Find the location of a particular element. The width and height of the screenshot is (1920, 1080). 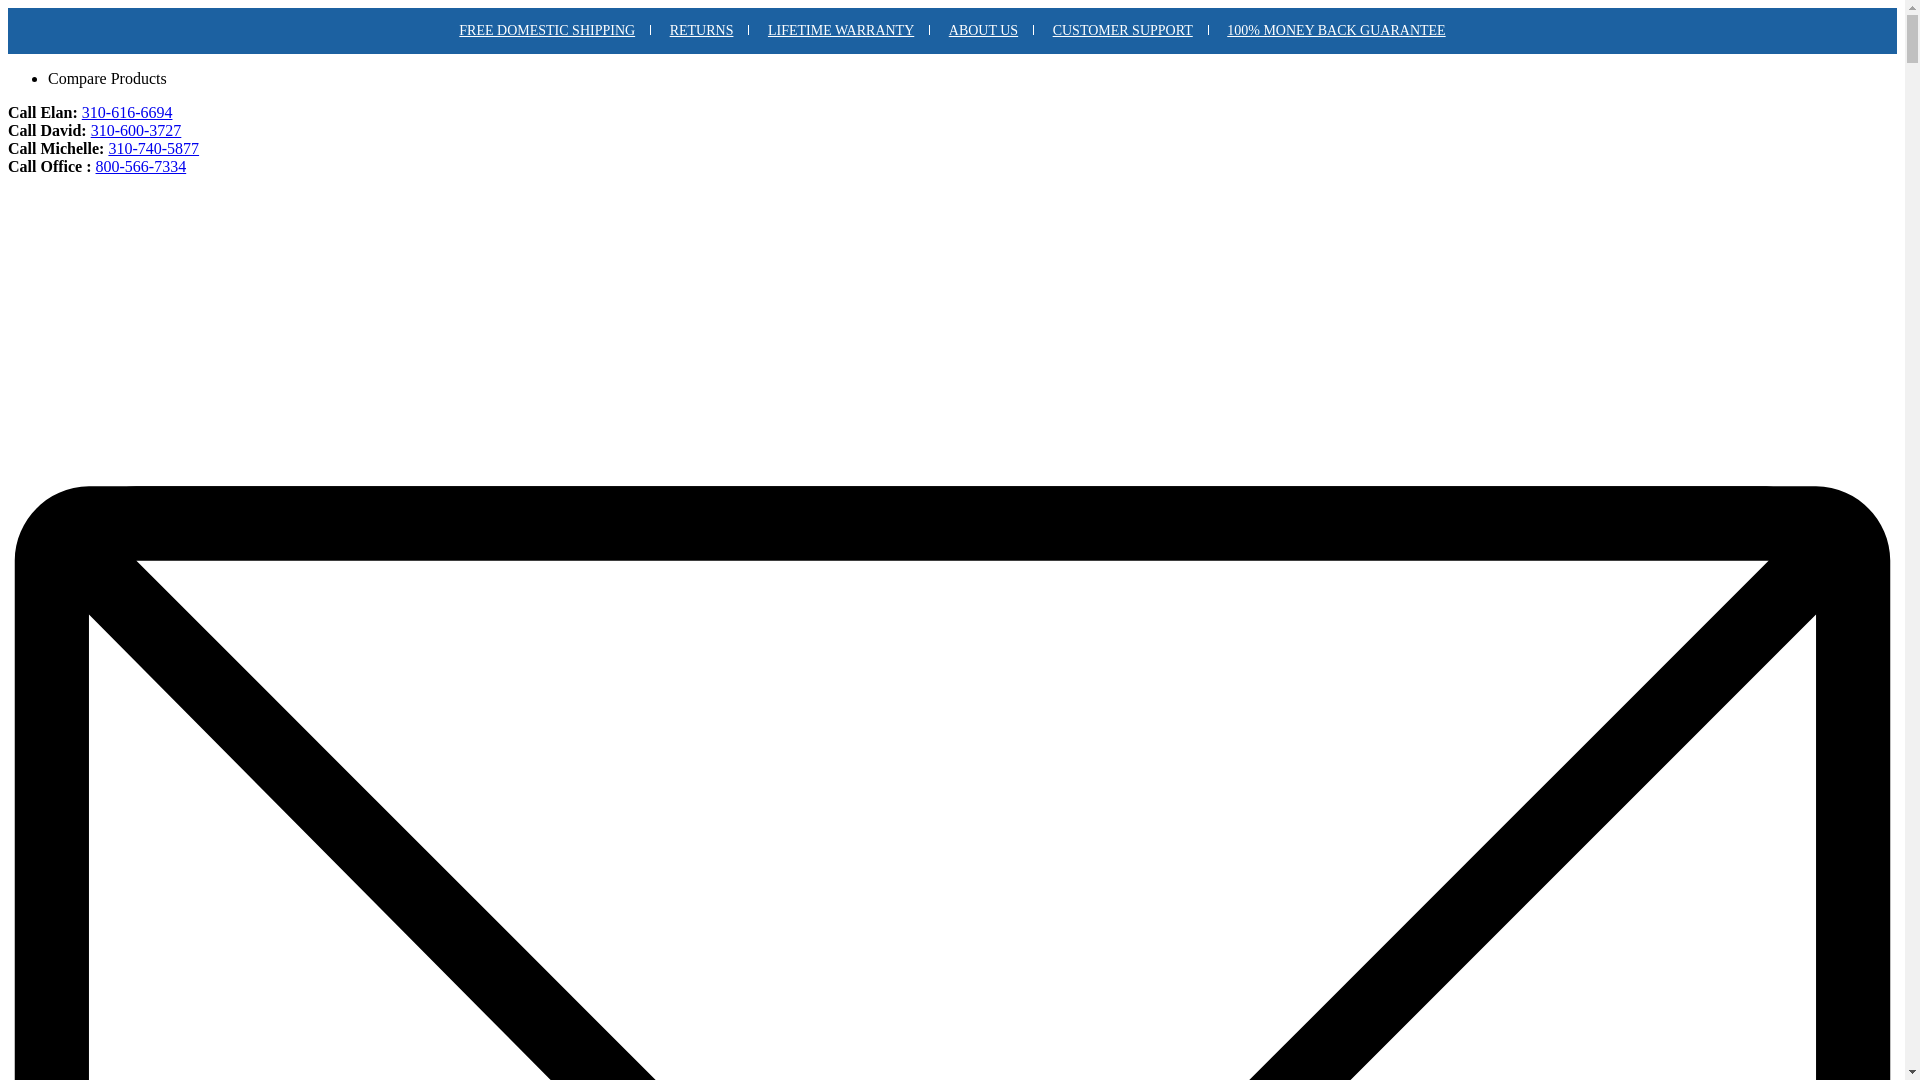

'310-616-6694' is located at coordinates (80, 112).